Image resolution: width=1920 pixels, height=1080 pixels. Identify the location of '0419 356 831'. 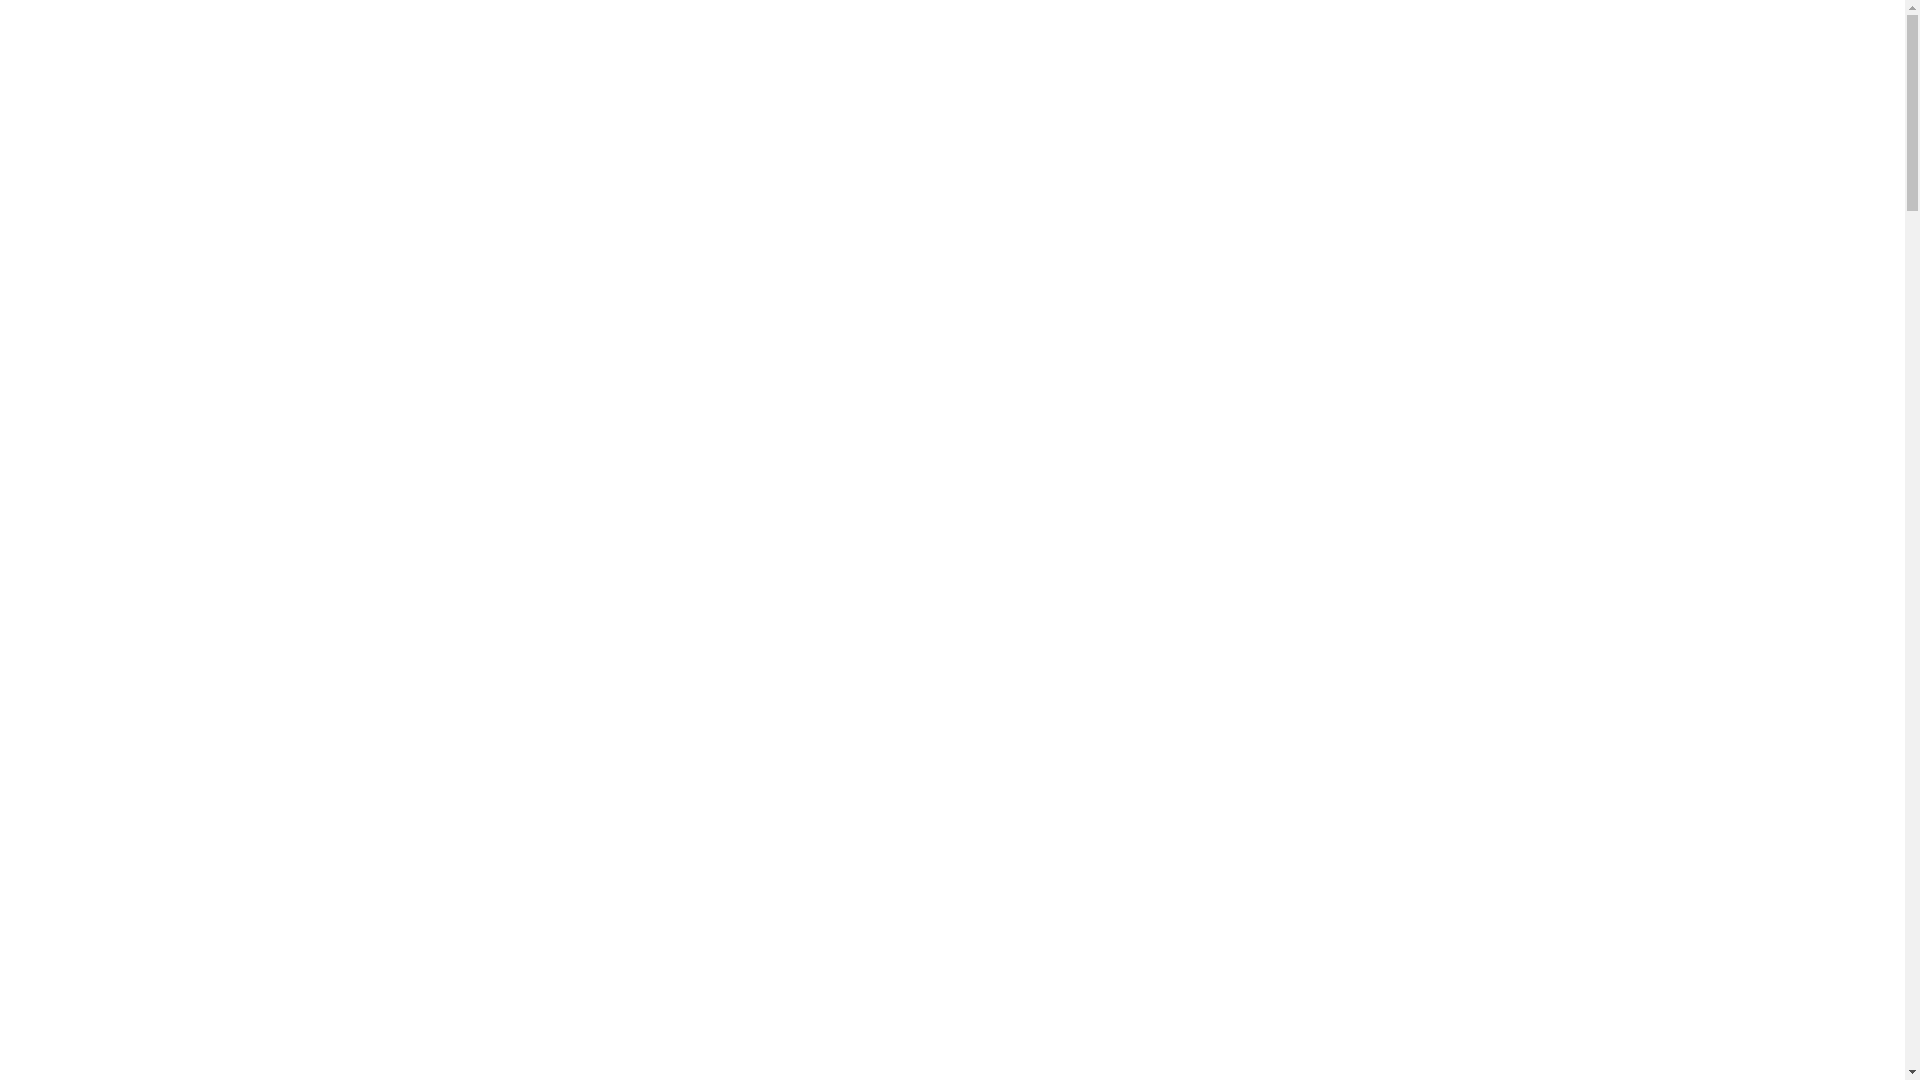
(95, 27).